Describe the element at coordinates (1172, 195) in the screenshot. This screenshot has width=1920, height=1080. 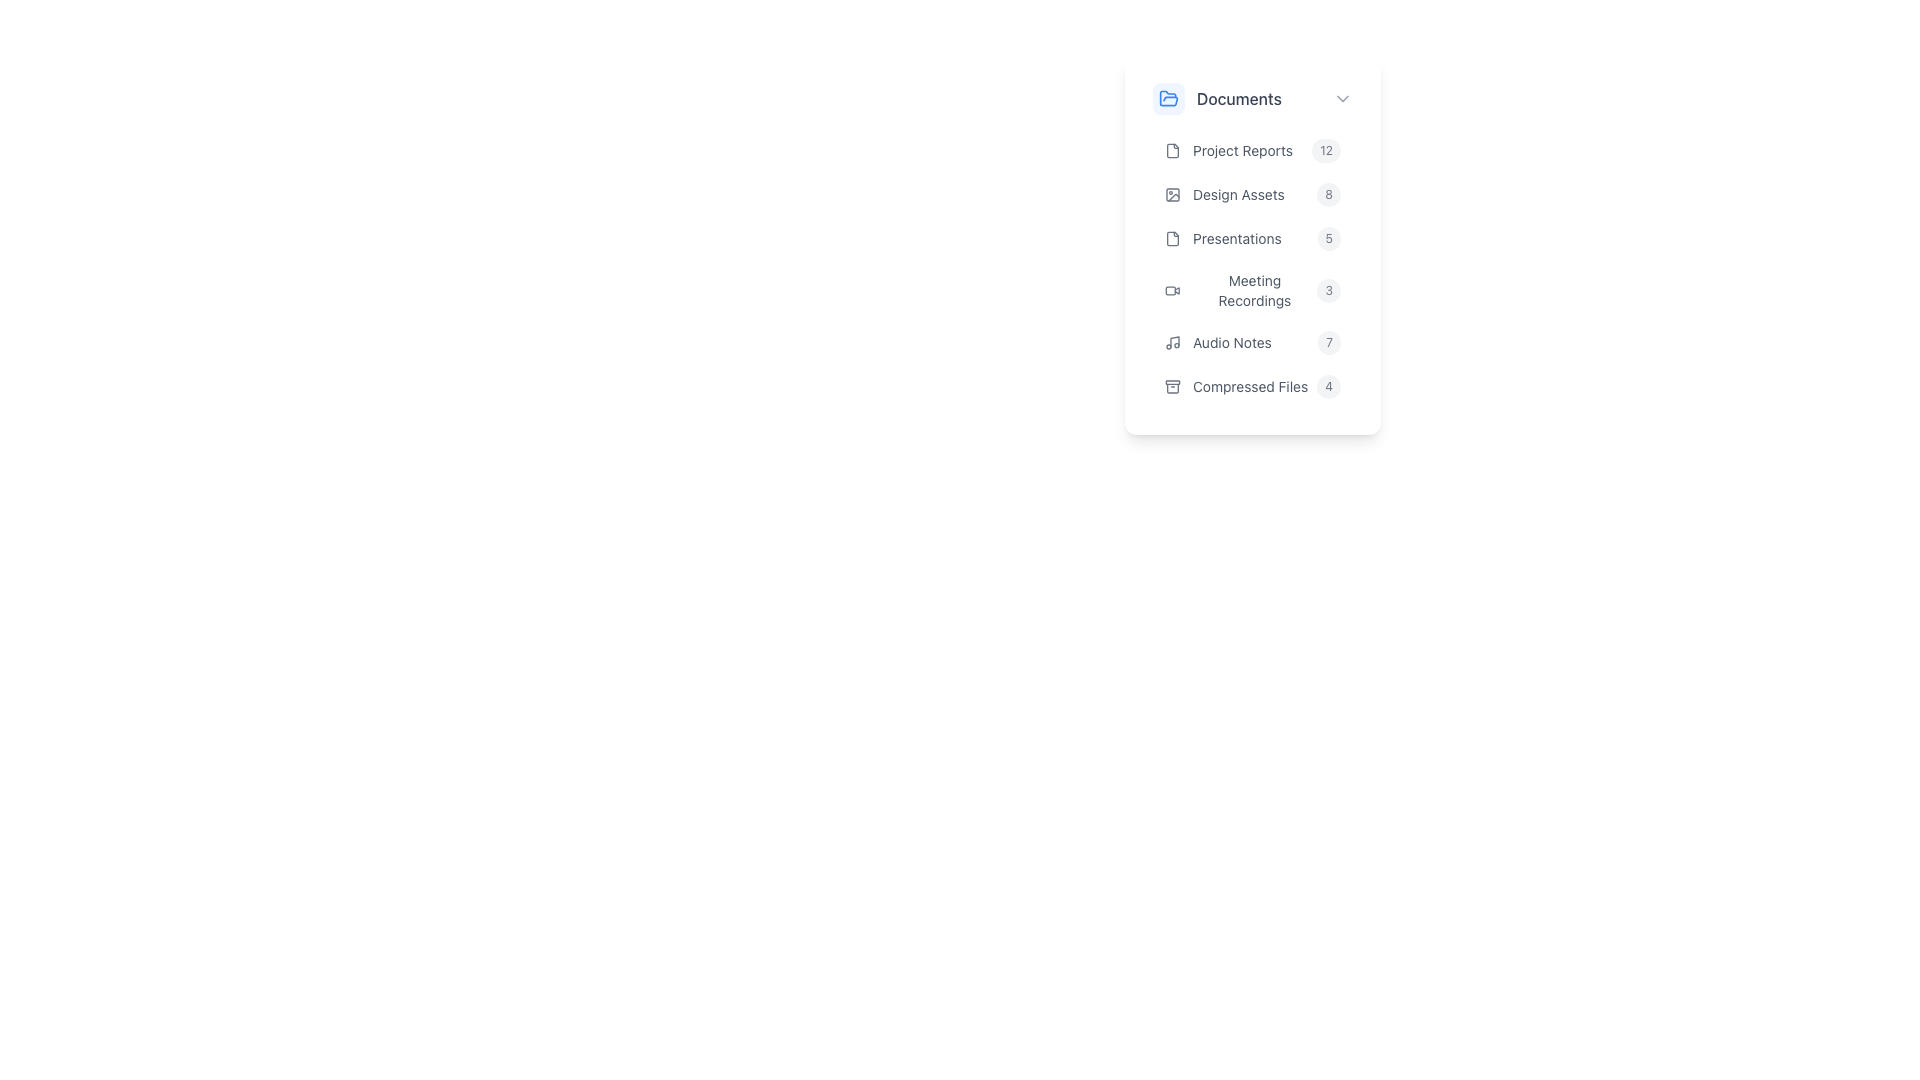
I see `the small gray square icon representing an image, located directly before the text 'Design Assets', as a static representation of a category` at that location.